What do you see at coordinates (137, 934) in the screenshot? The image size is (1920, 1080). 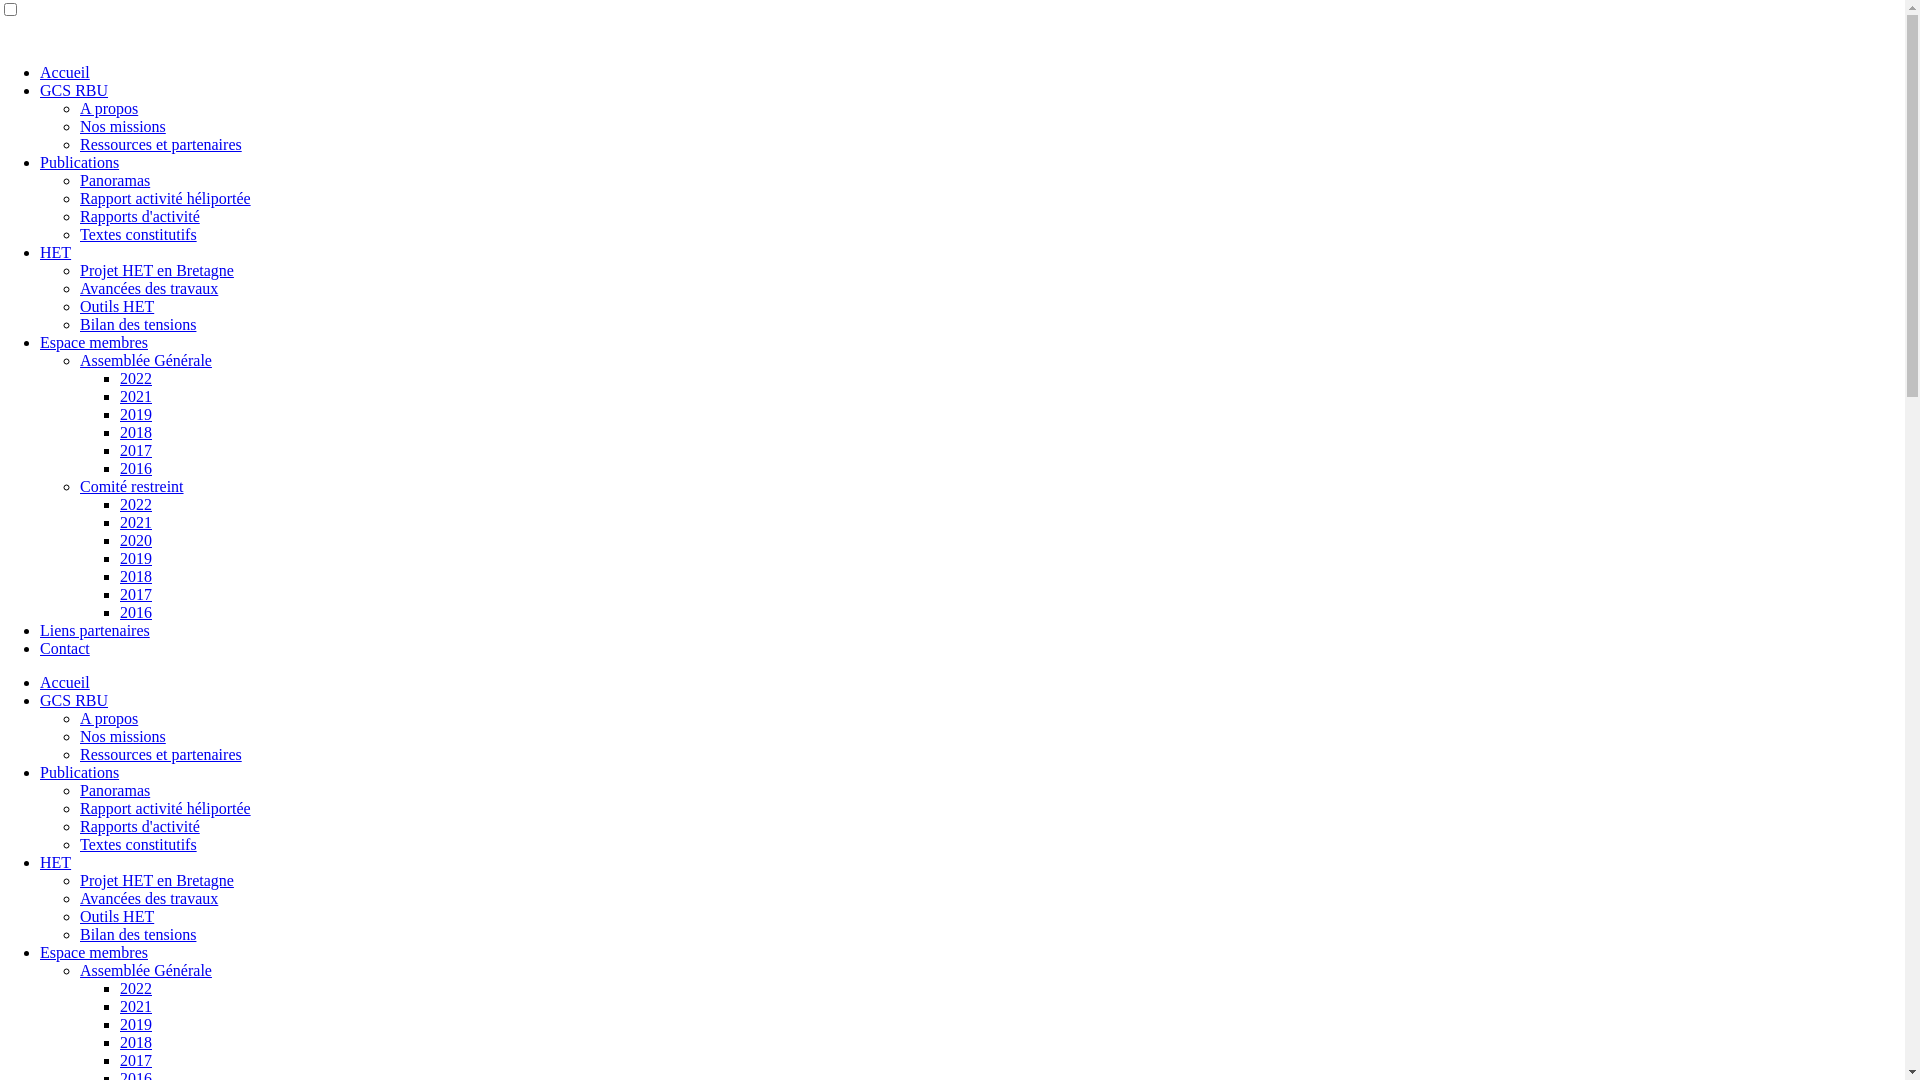 I see `'Bilan des tensions'` at bounding box center [137, 934].